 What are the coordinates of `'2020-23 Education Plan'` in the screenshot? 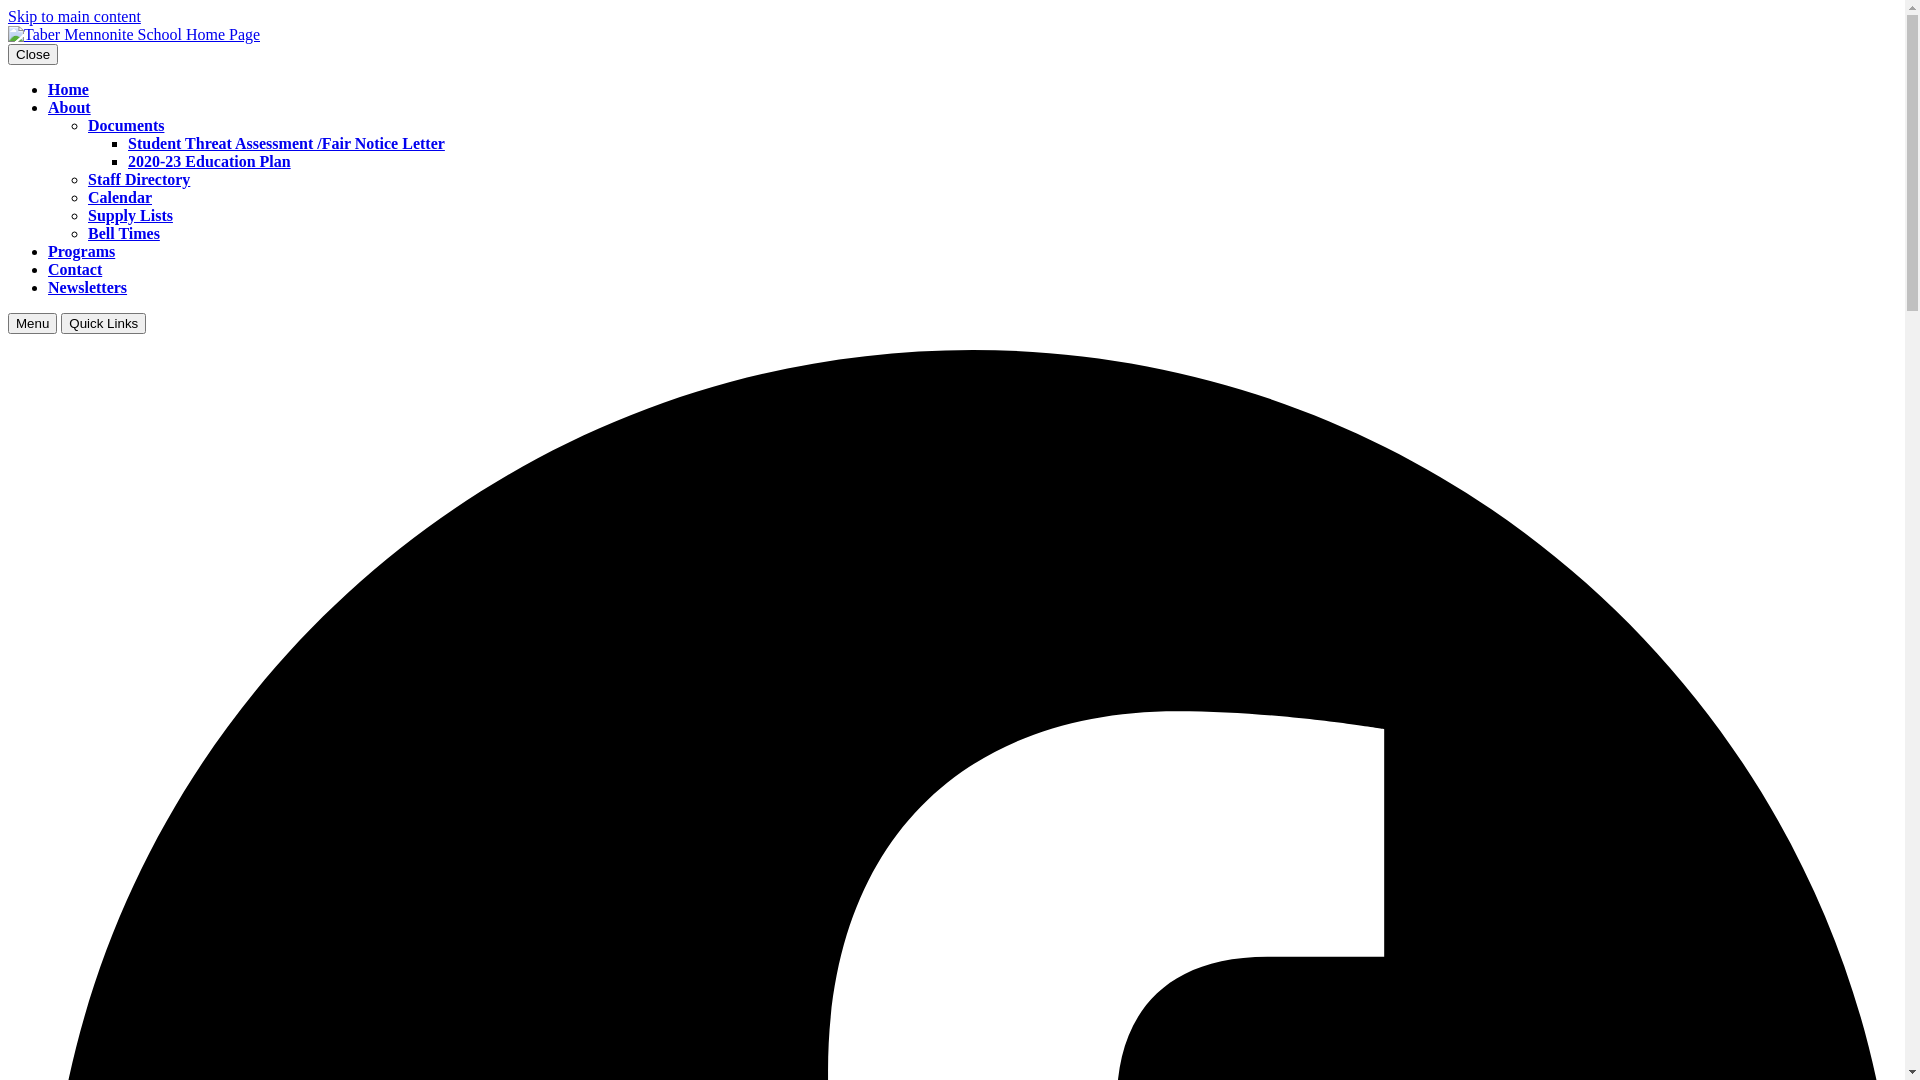 It's located at (209, 160).